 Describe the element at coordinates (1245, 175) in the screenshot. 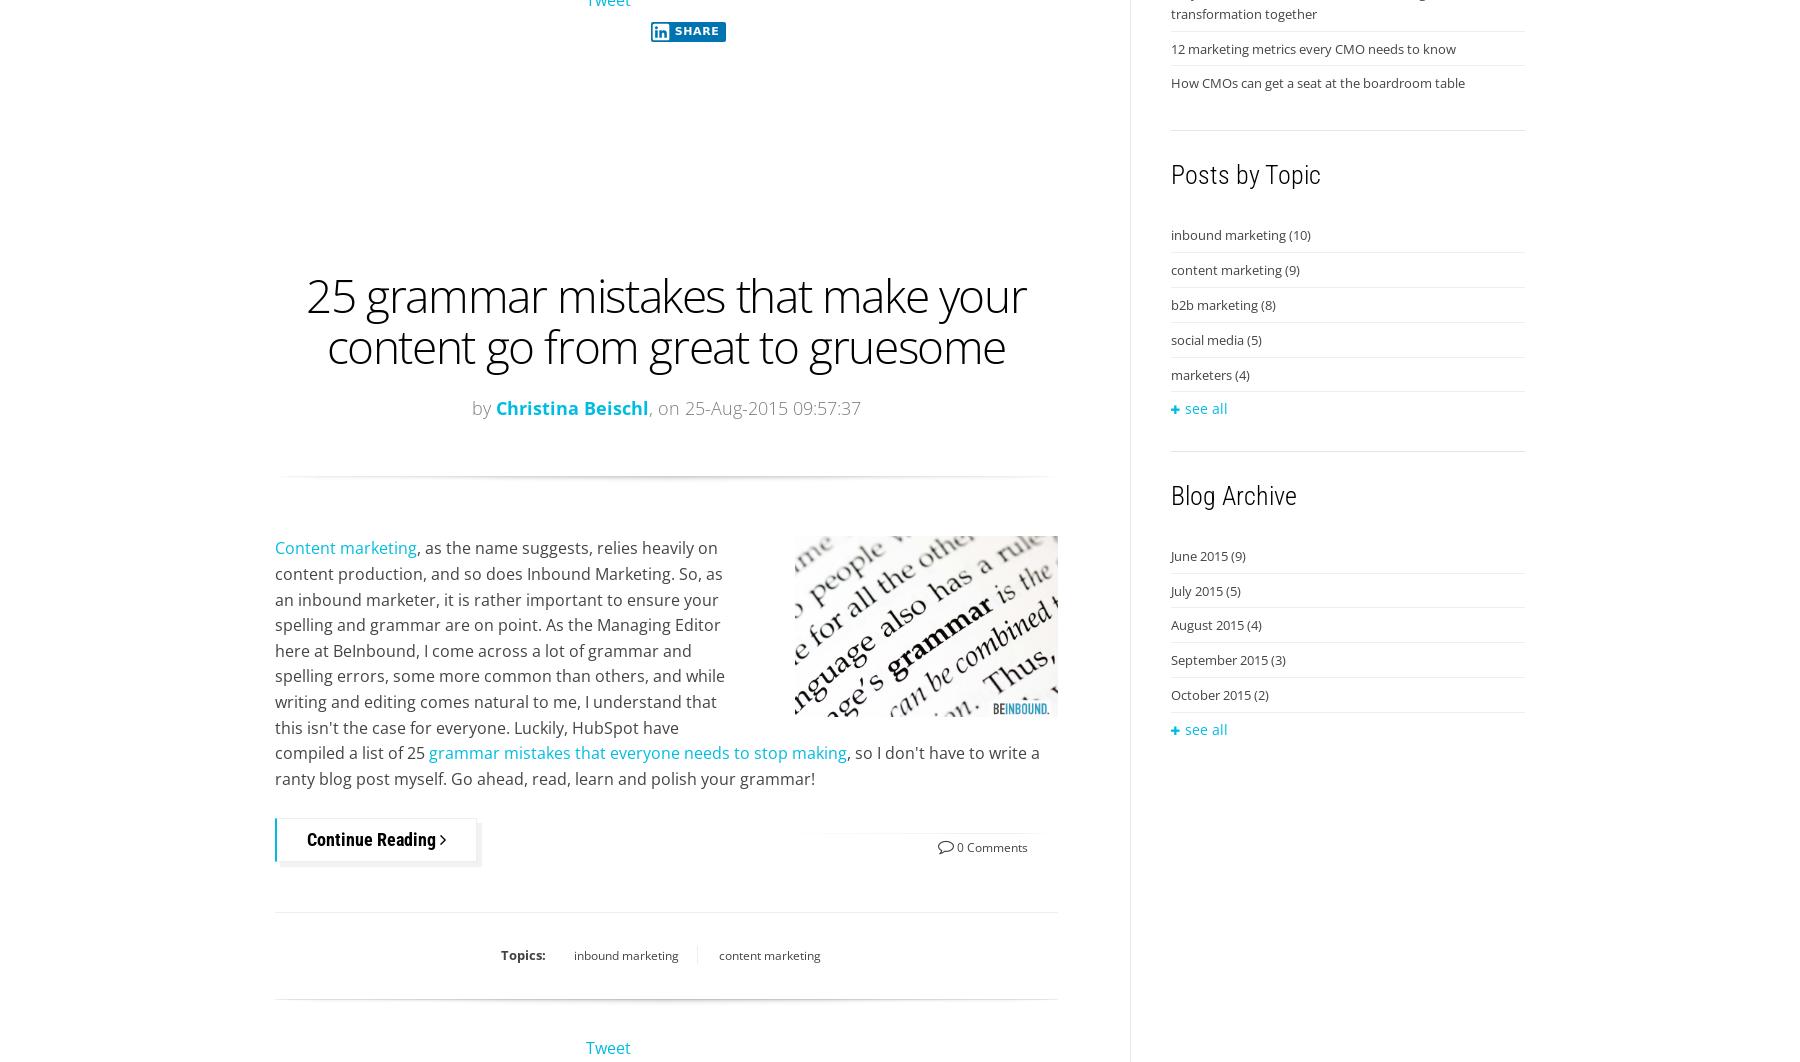

I see `'Posts by Topic'` at that location.